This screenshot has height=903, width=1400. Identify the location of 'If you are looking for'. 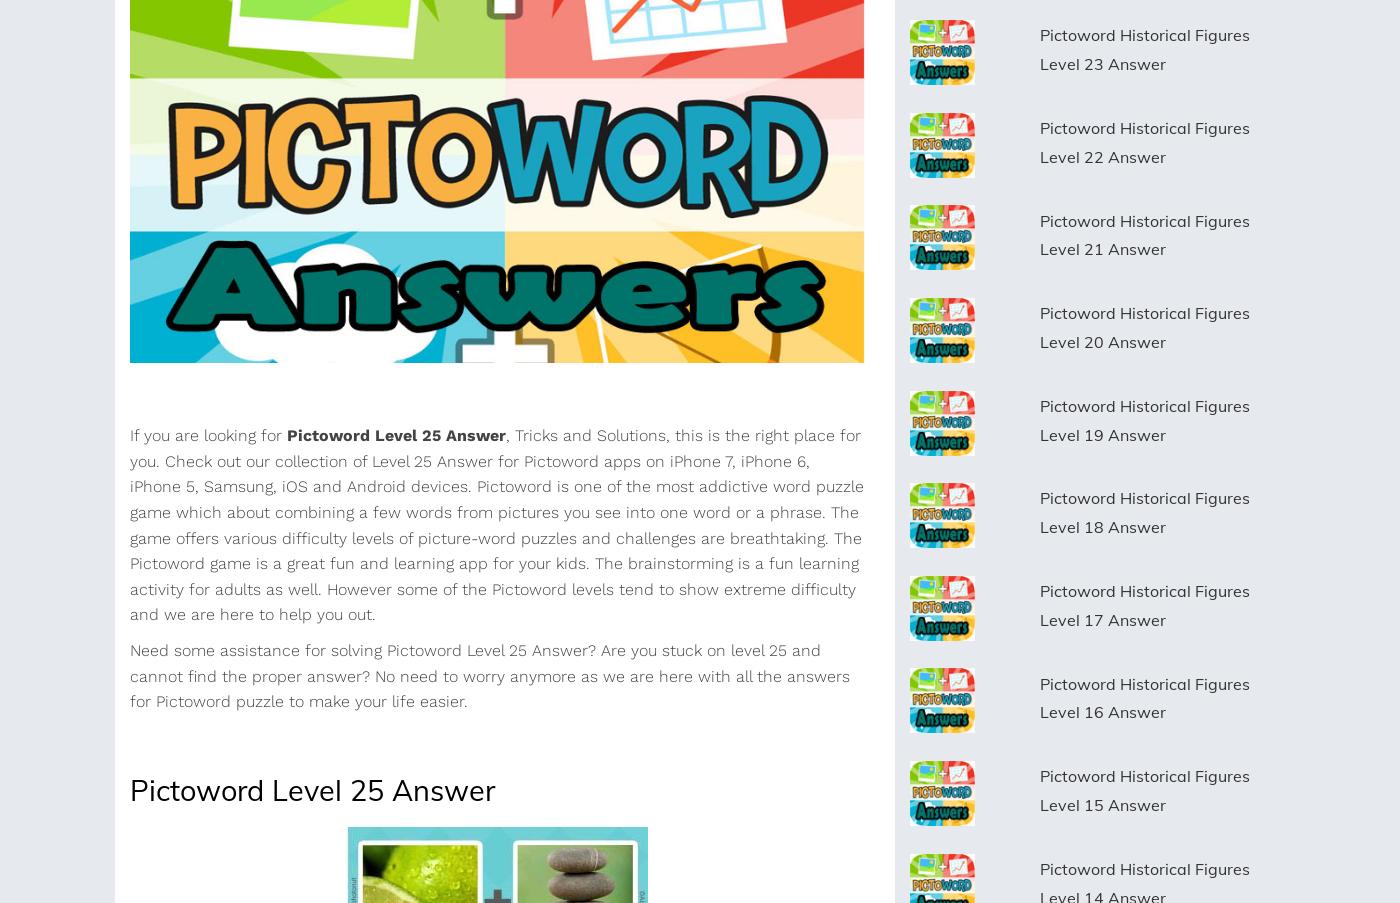
(208, 434).